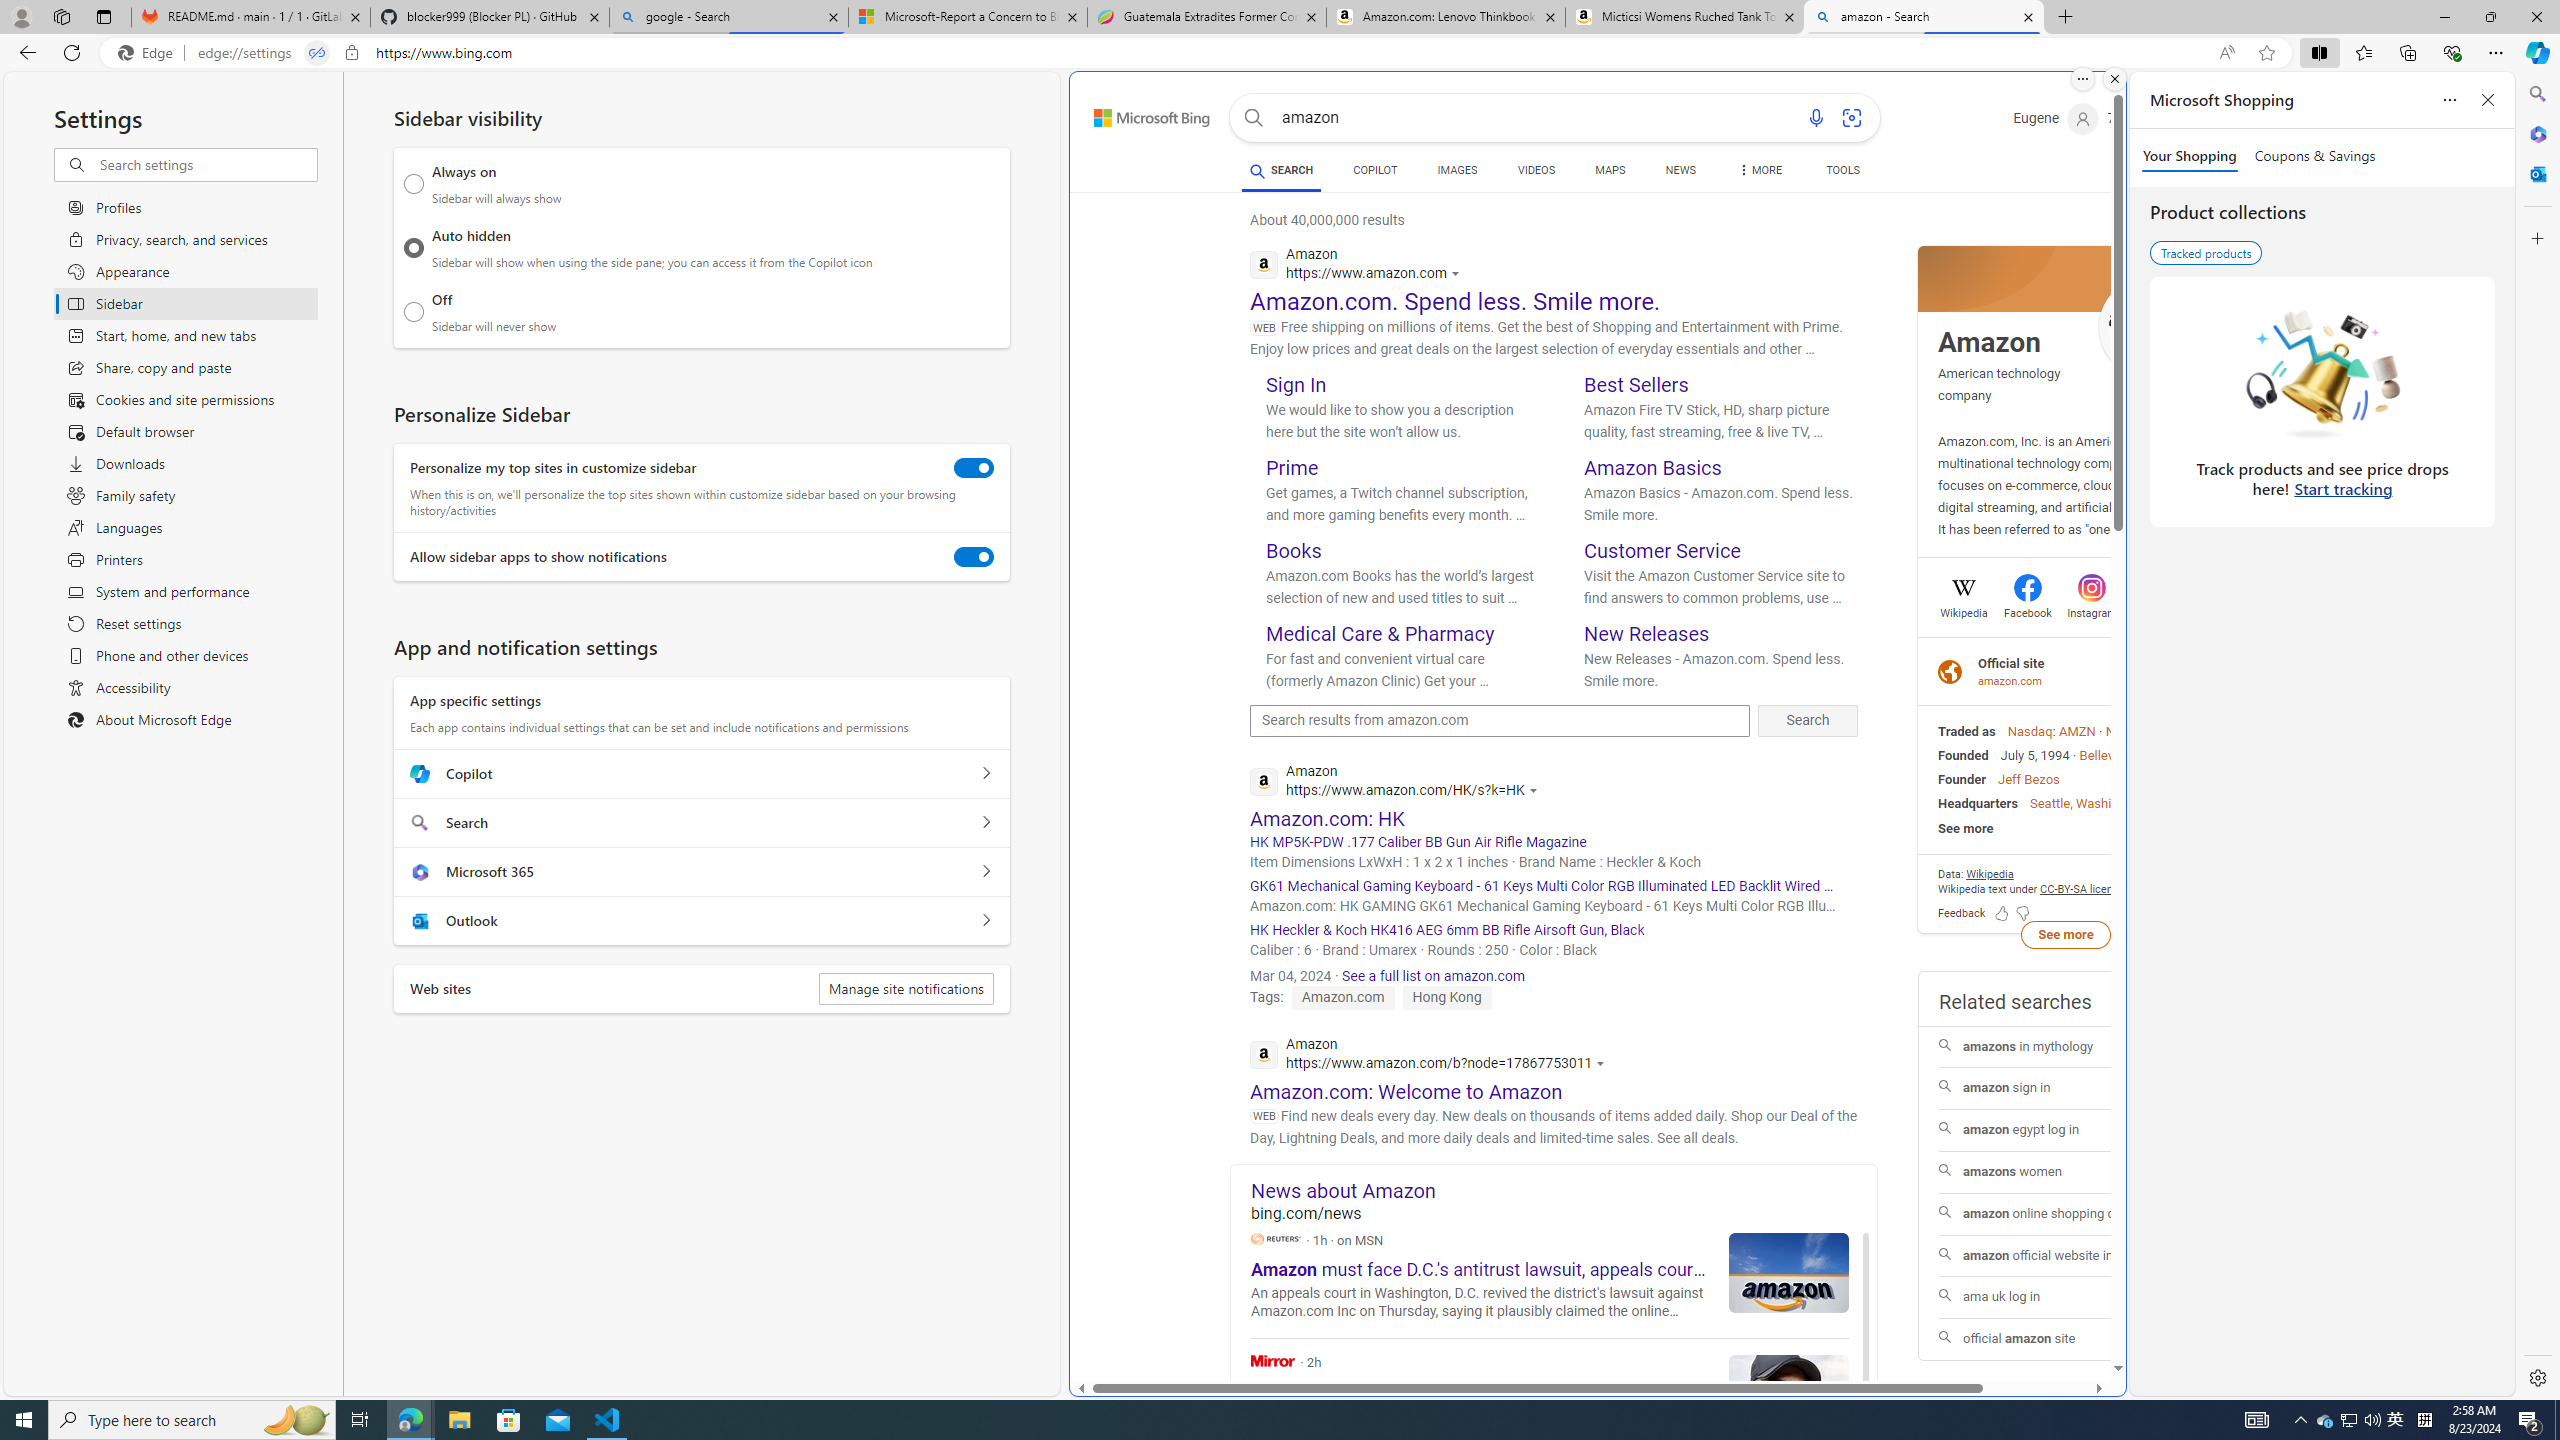  What do you see at coordinates (2064, 1045) in the screenshot?
I see `'amazons in mythology'` at bounding box center [2064, 1045].